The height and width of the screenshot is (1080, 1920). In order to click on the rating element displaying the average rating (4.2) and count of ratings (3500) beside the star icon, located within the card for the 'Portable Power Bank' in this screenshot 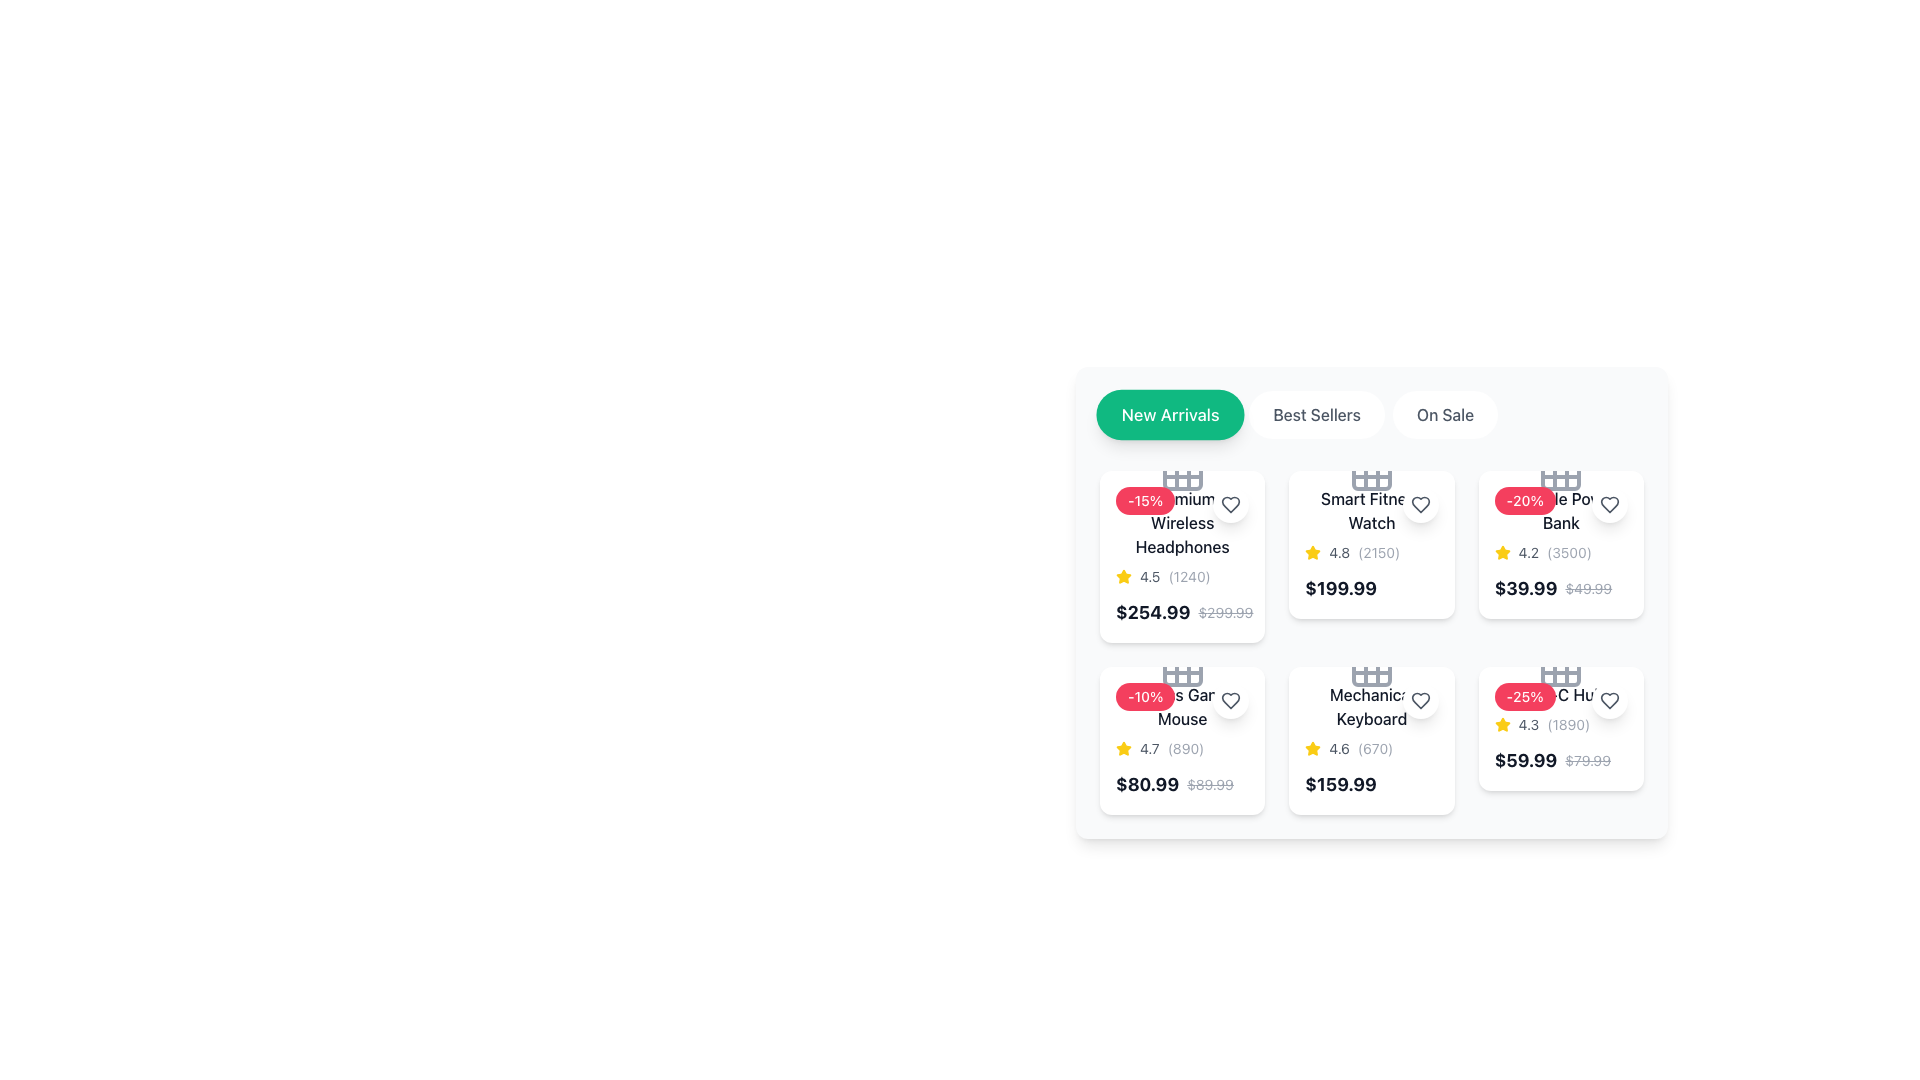, I will do `click(1560, 552)`.